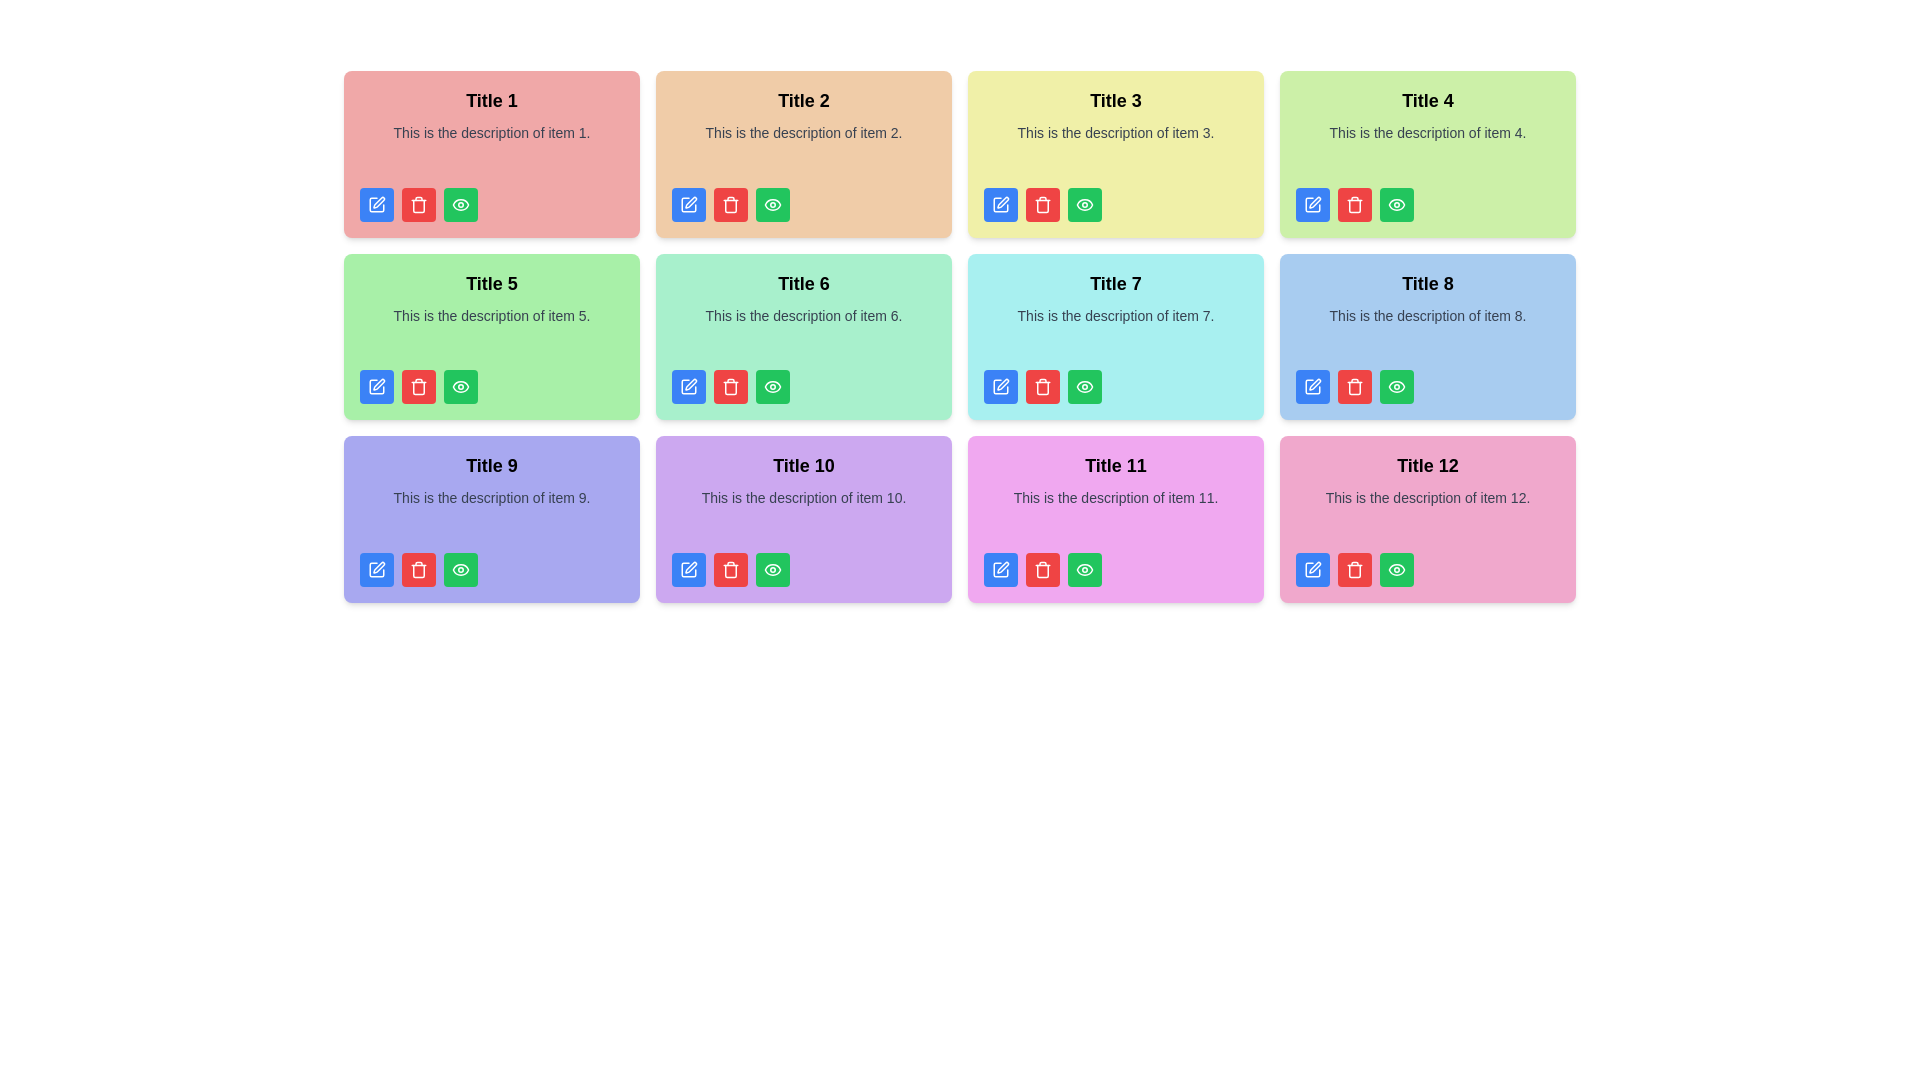 This screenshot has width=1920, height=1080. I want to click on the leftmost edit action button located in the bottom left of each item card, so click(1003, 384).